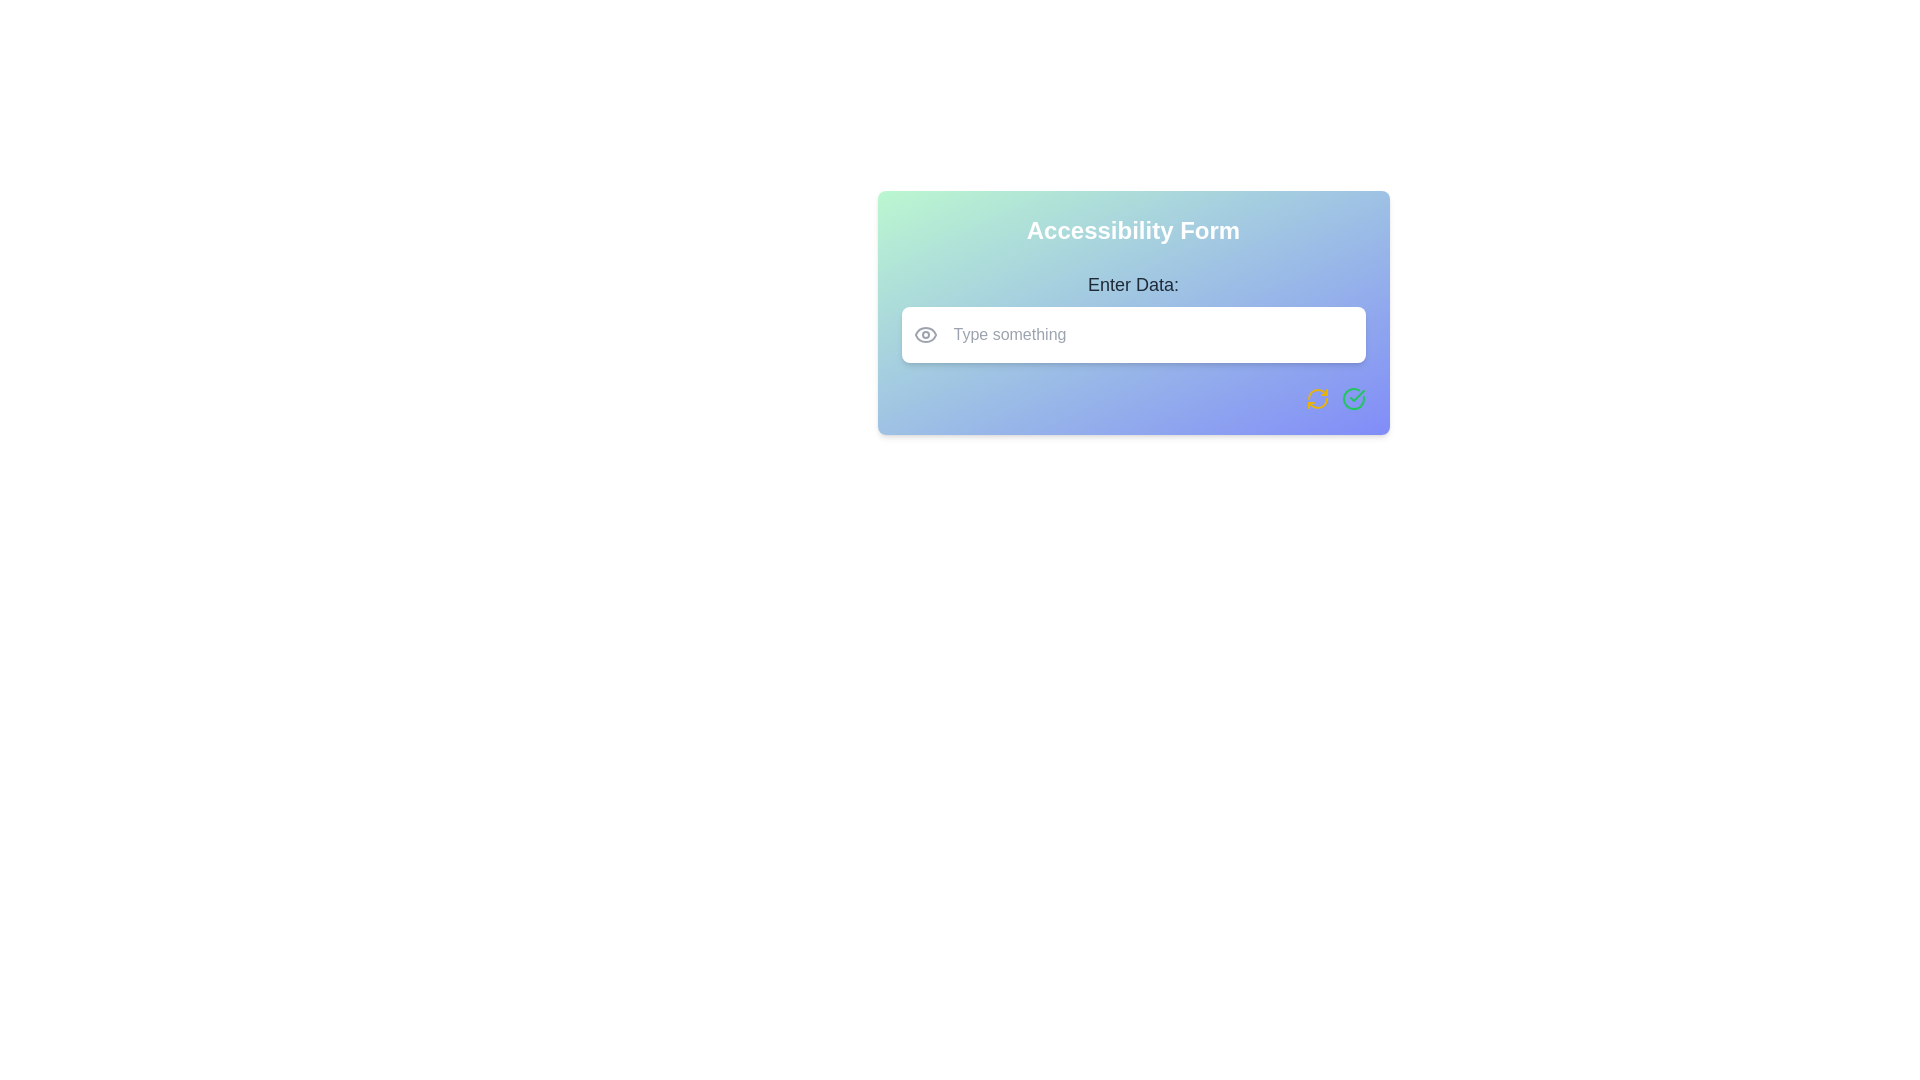  Describe the element at coordinates (1357, 396) in the screenshot. I see `the green checkmark icon located within the circular icon set in the bottom-right corner of the card interface` at that location.